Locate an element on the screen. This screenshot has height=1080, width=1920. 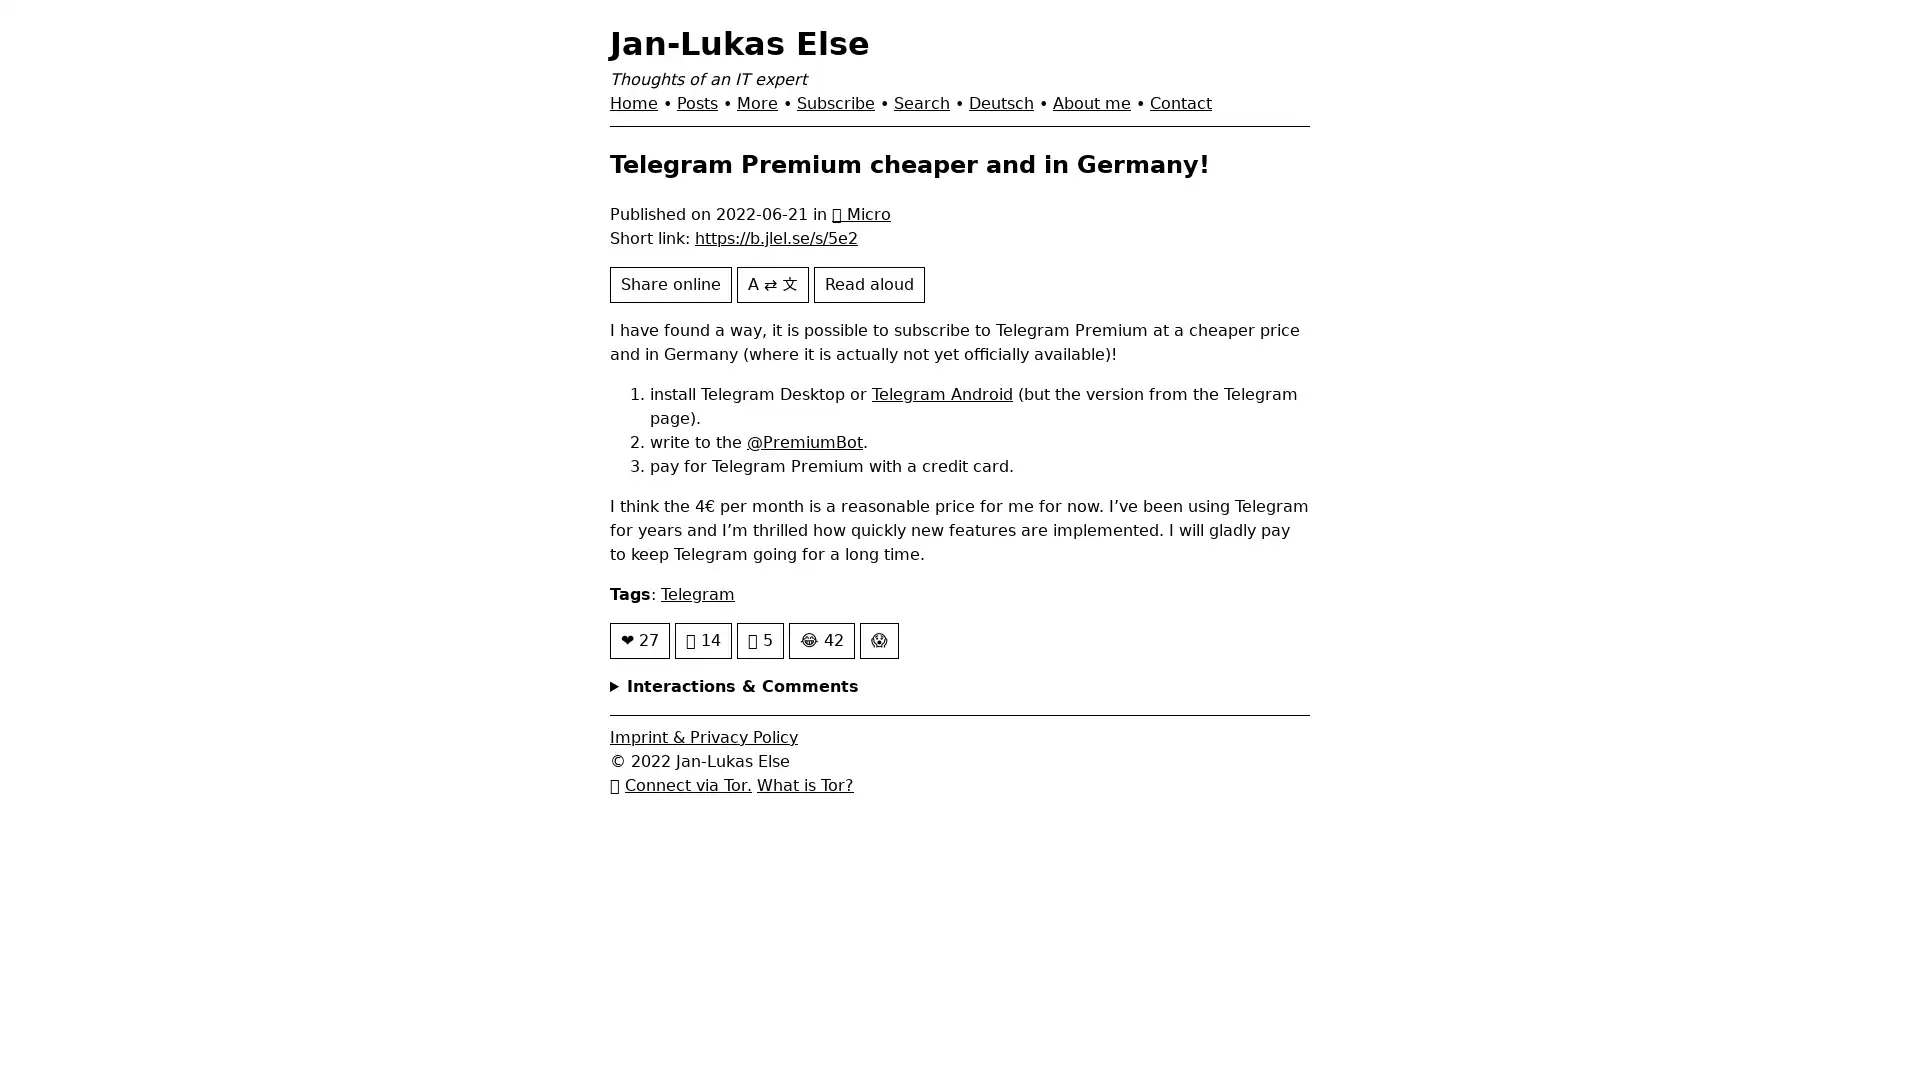
42 is located at coordinates (821, 640).